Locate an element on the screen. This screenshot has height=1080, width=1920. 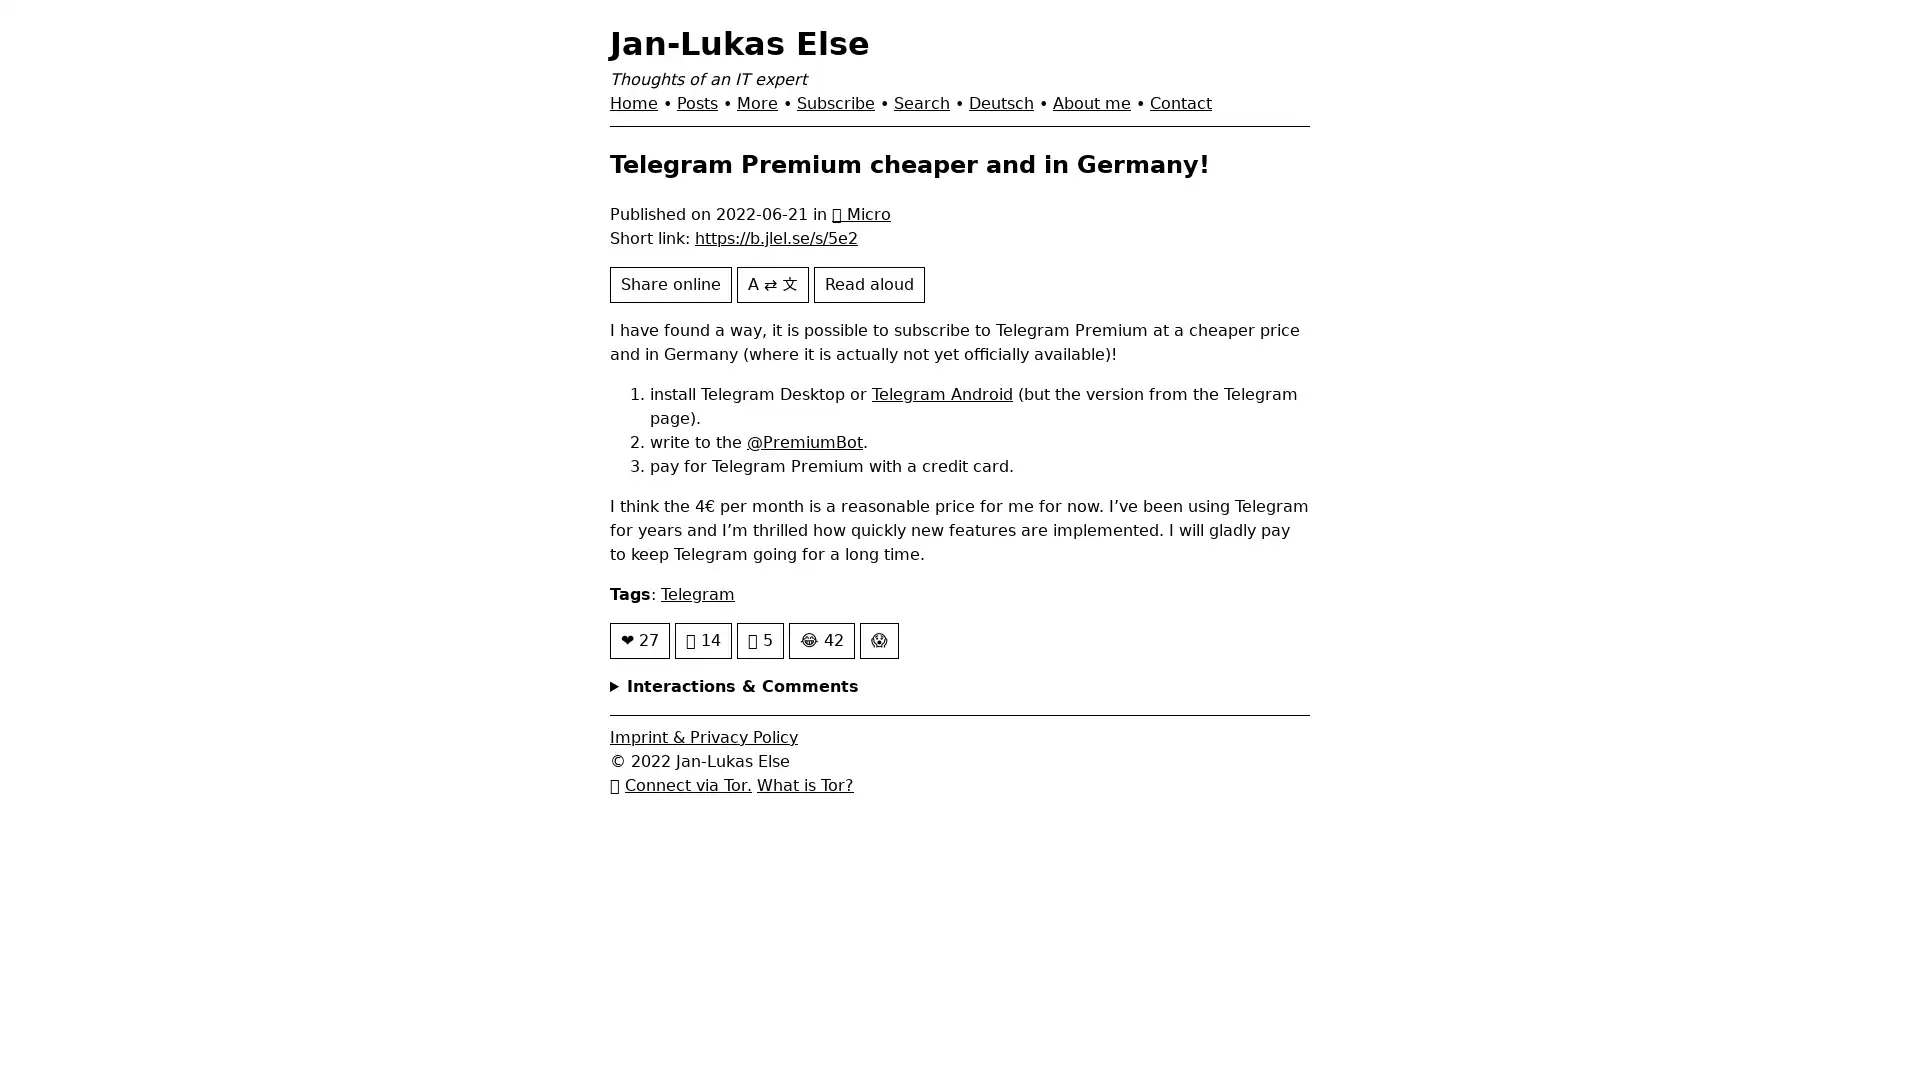
42 is located at coordinates (821, 640).